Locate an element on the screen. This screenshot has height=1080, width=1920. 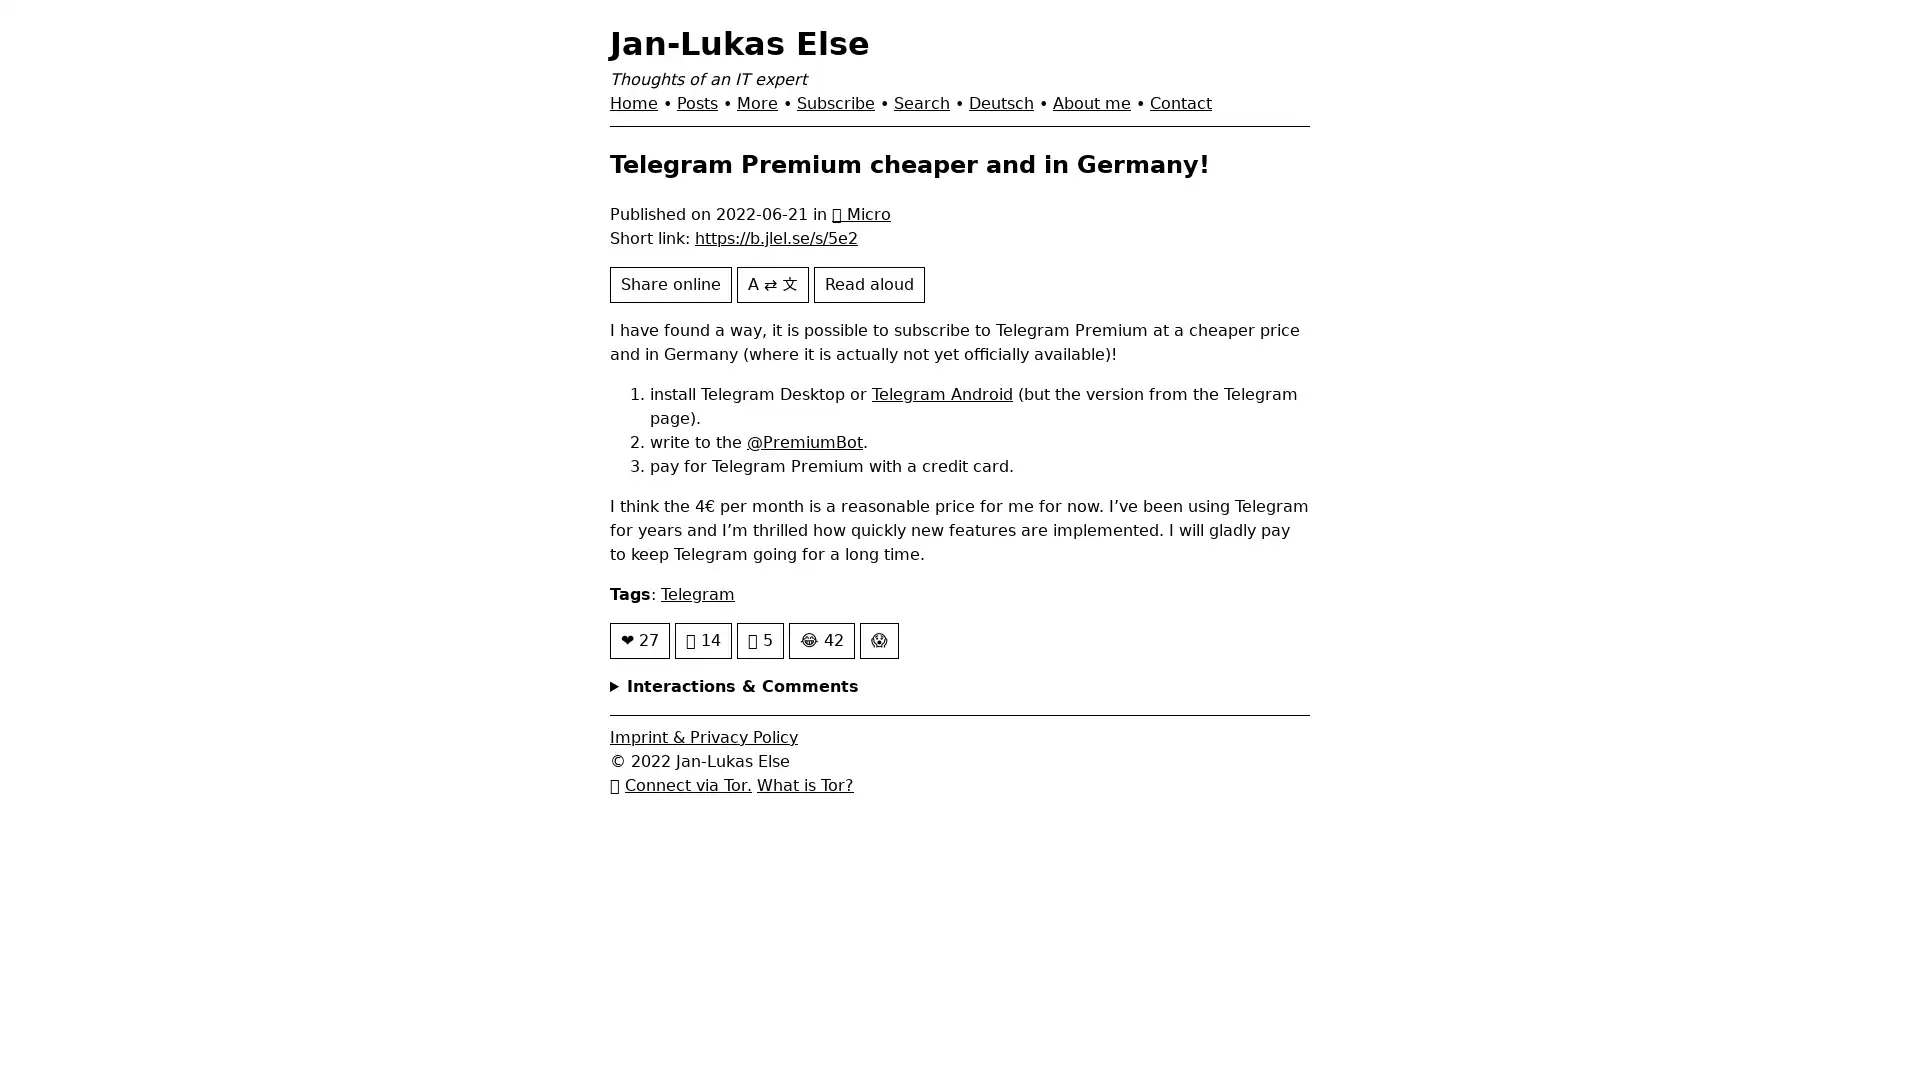
42 is located at coordinates (821, 640).